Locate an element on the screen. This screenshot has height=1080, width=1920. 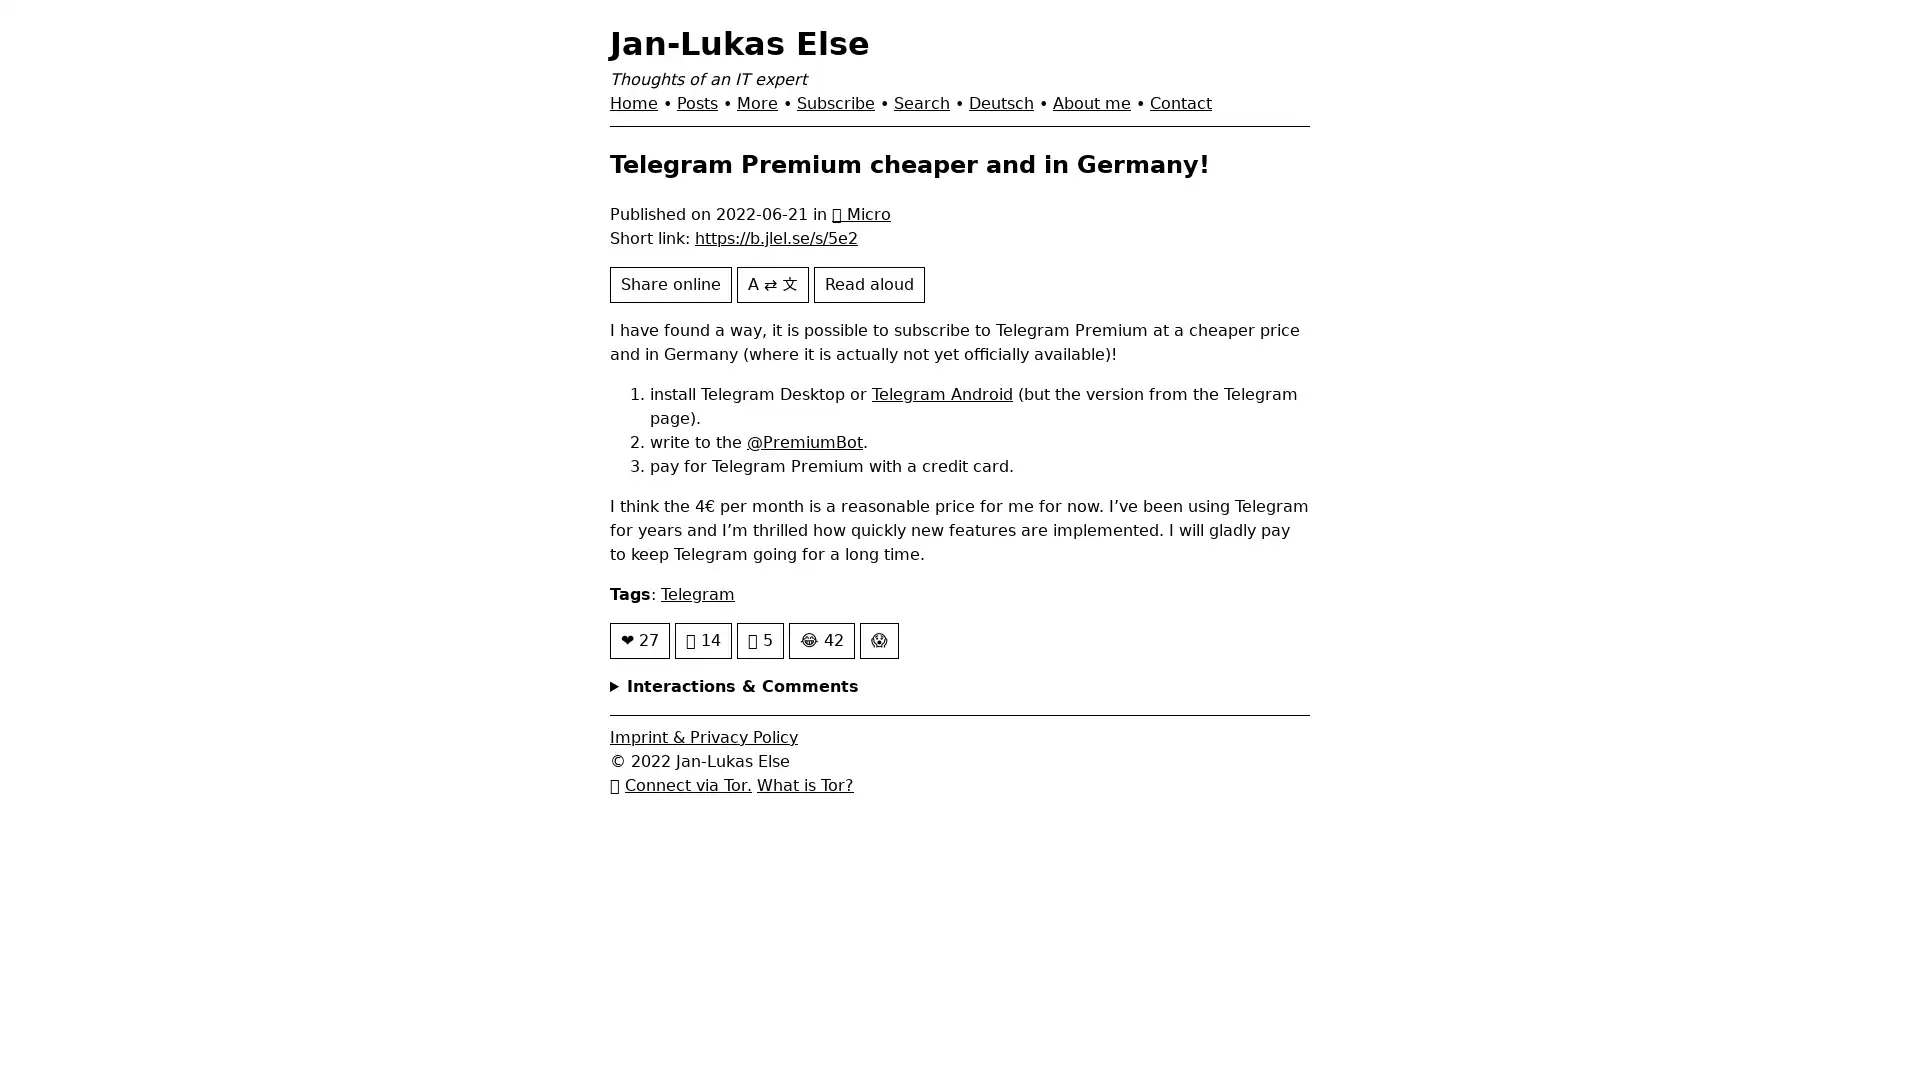
42 is located at coordinates (821, 640).